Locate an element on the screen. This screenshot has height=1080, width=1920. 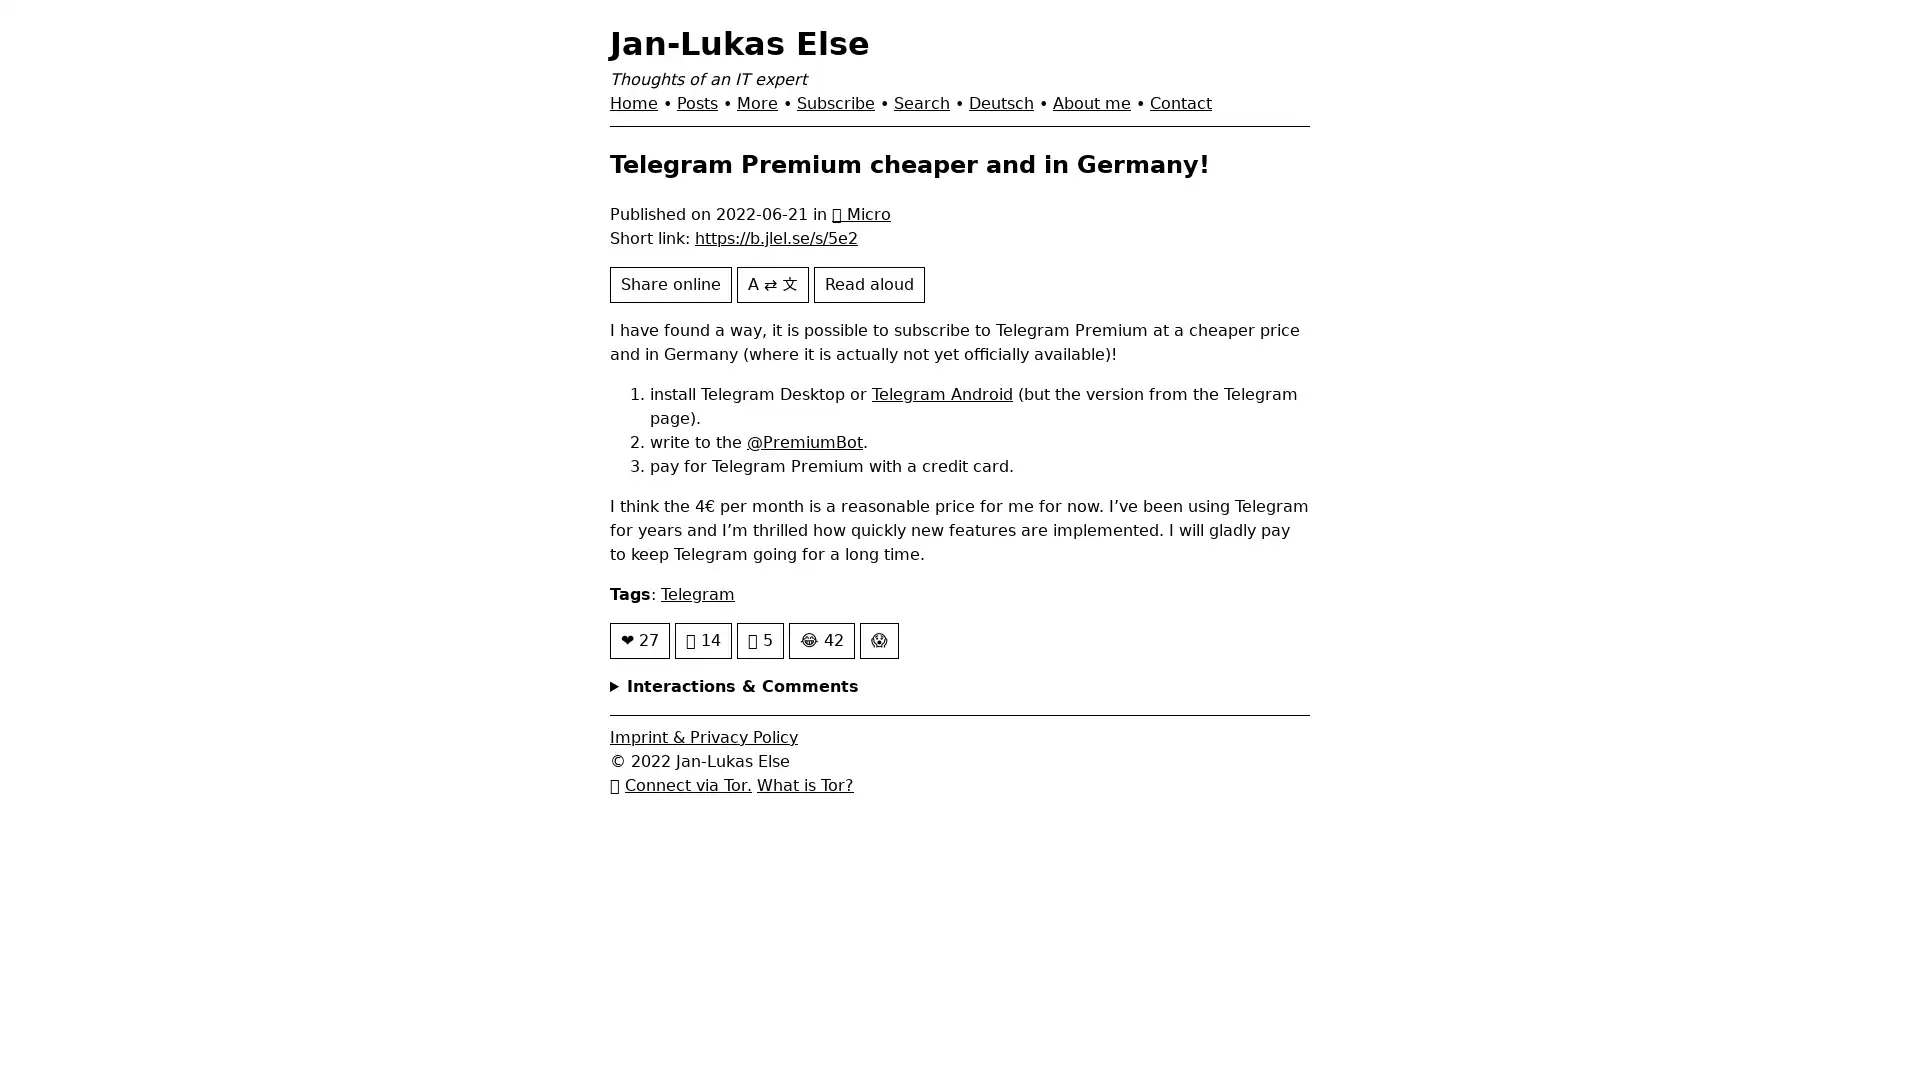
42 is located at coordinates (821, 640).